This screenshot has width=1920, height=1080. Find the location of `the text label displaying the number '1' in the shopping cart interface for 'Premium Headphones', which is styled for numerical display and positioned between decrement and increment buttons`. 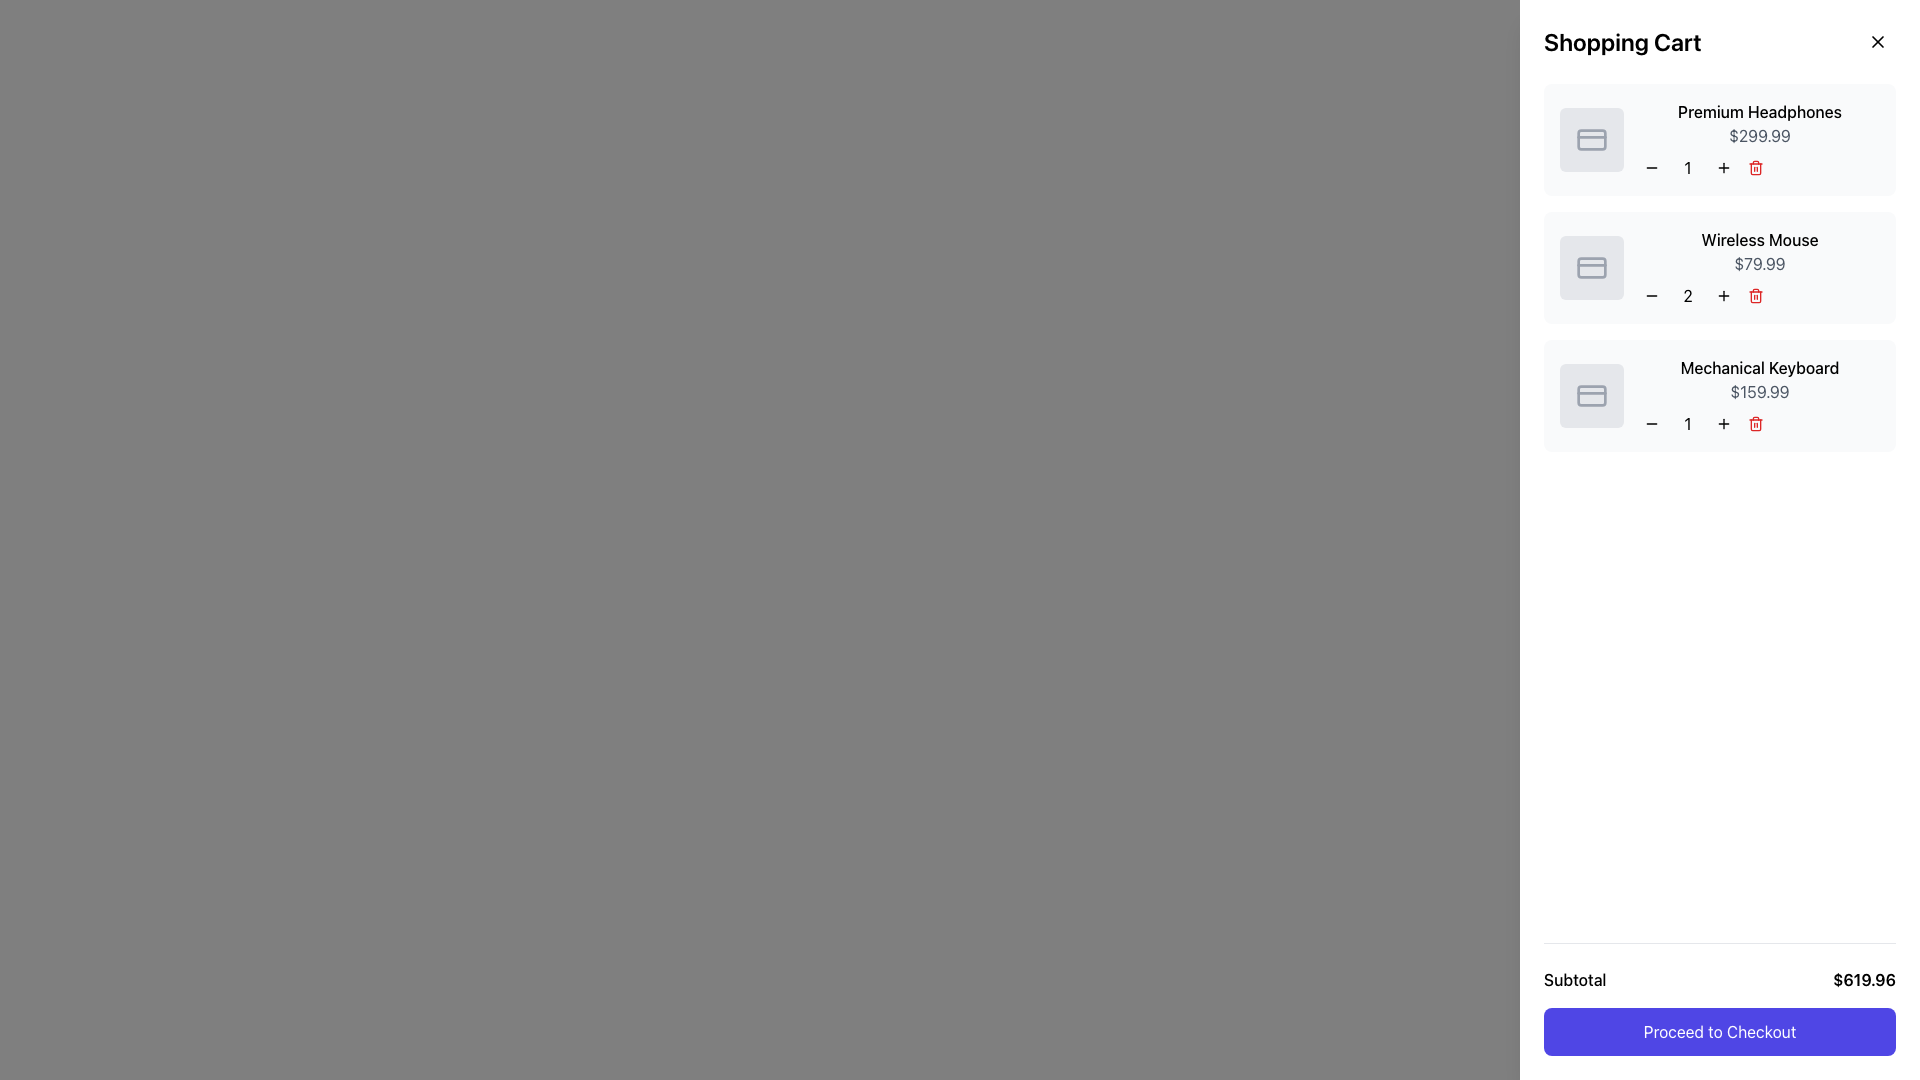

the text label displaying the number '1' in the shopping cart interface for 'Premium Headphones', which is styled for numerical display and positioned between decrement and increment buttons is located at coordinates (1687, 167).